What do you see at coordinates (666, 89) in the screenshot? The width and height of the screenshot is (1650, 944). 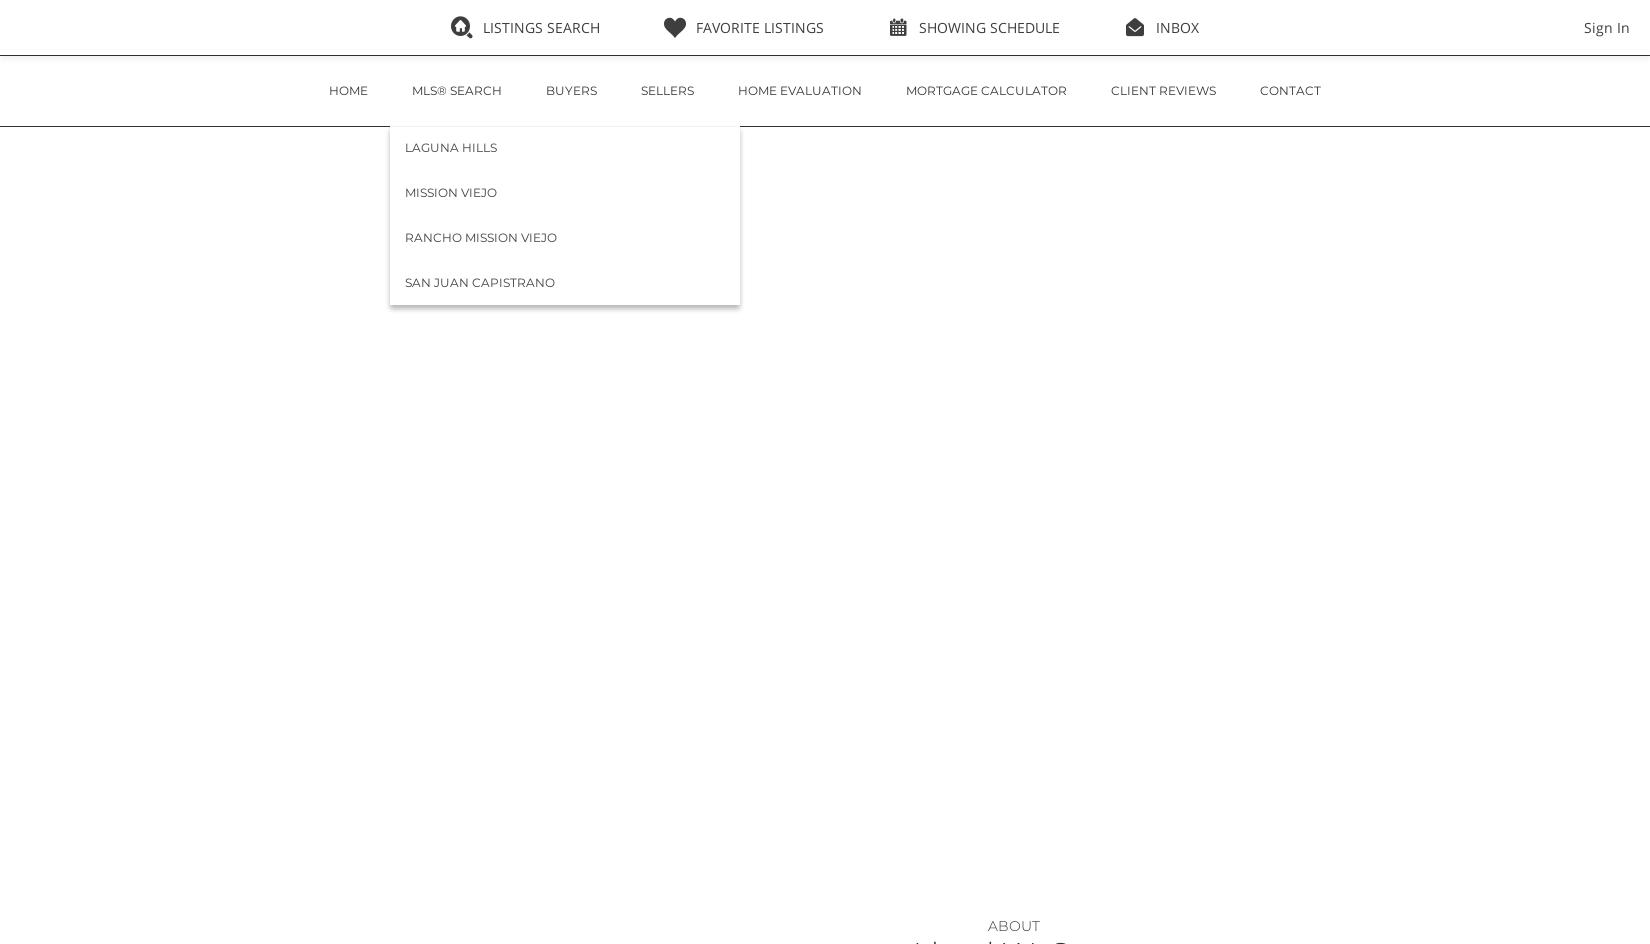 I see `'Sellers'` at bounding box center [666, 89].